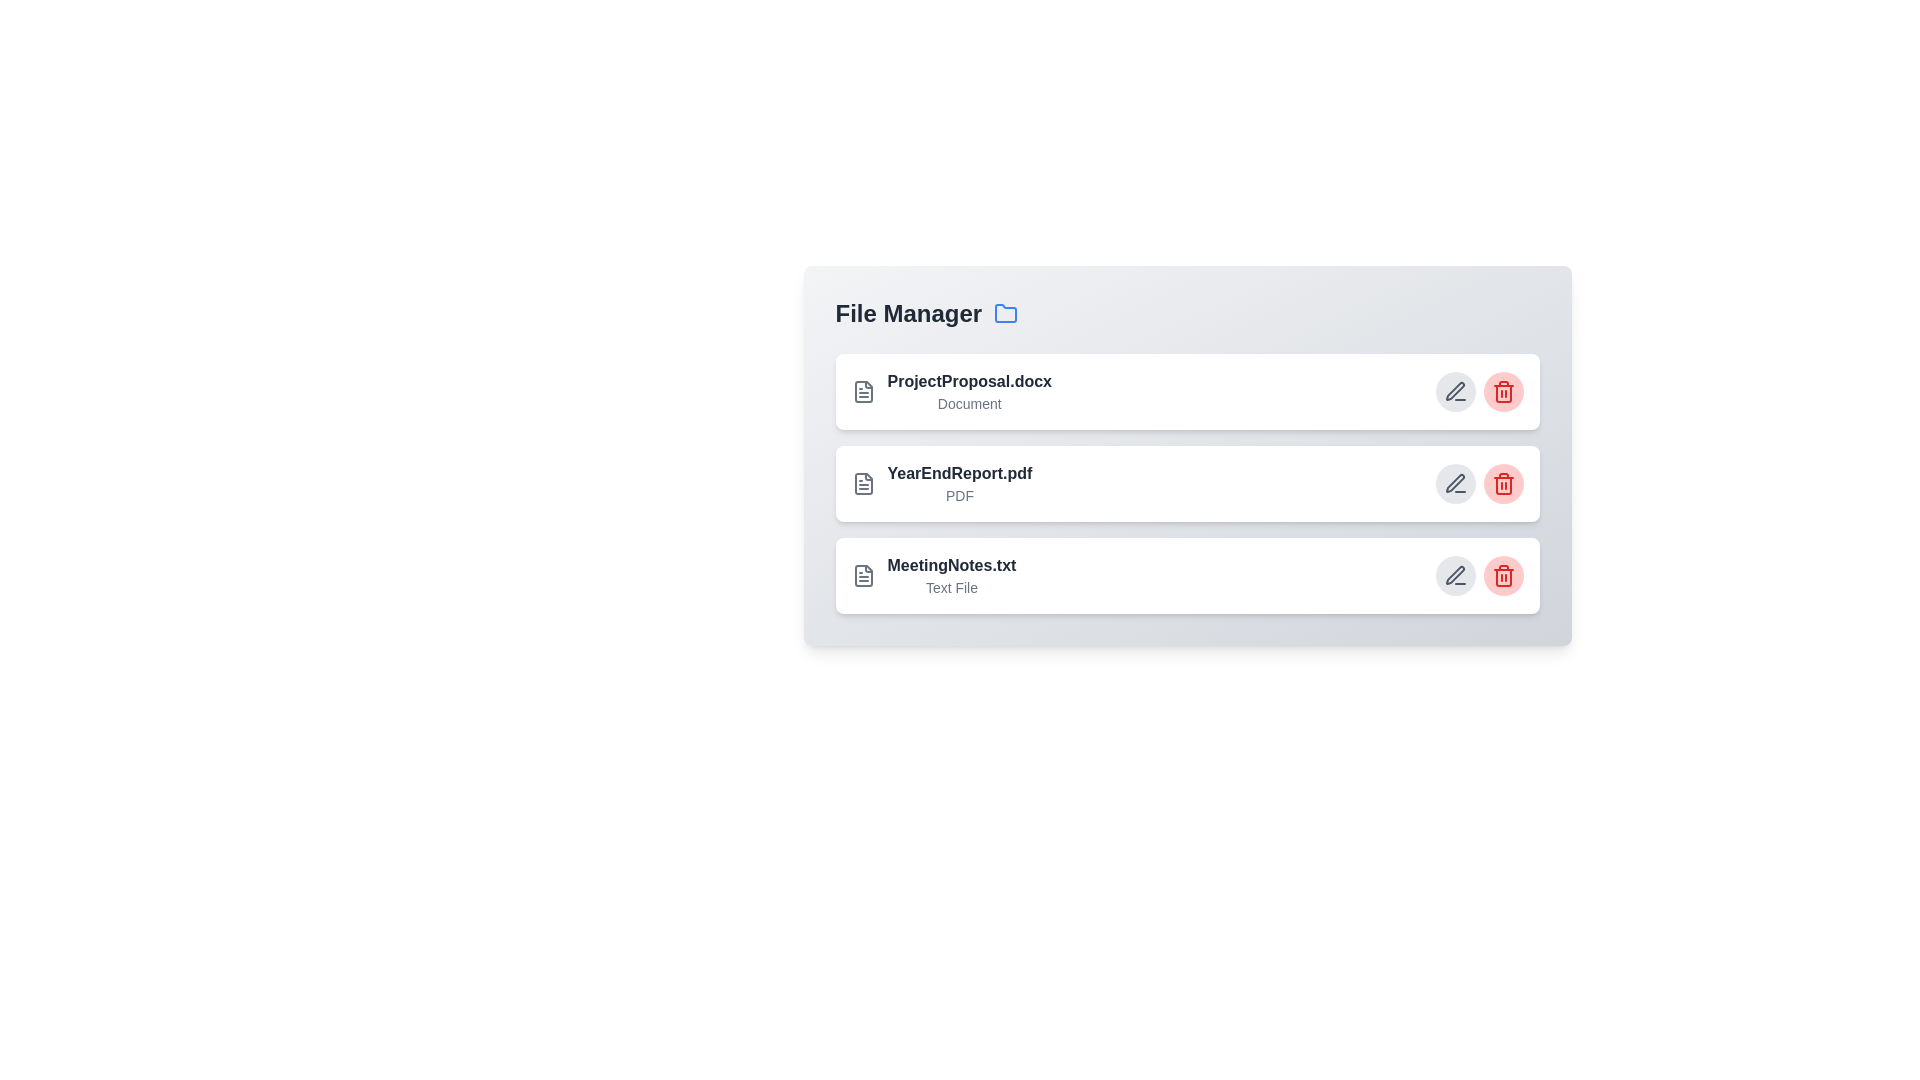  What do you see at coordinates (1006, 313) in the screenshot?
I see `the folder icon in the header of the FileManager component` at bounding box center [1006, 313].